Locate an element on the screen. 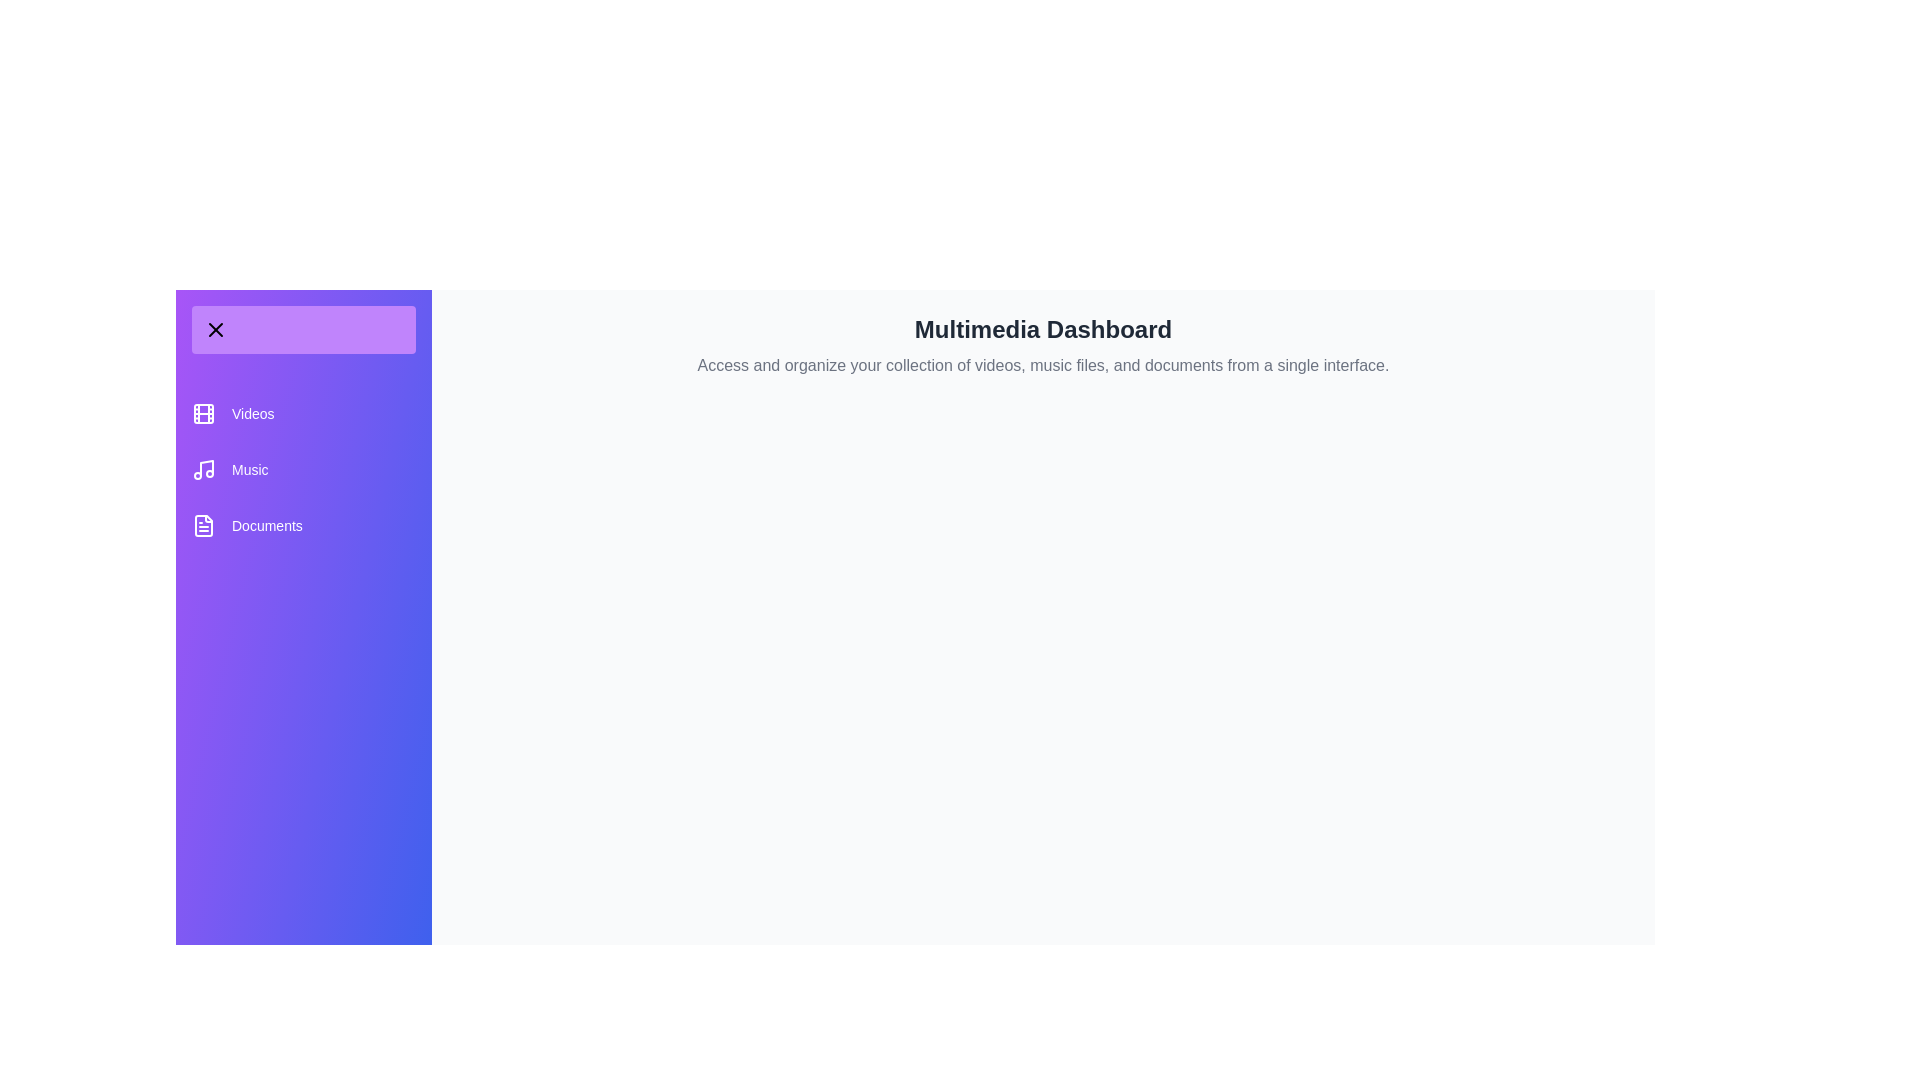 The height and width of the screenshot is (1080, 1920). drawer toggle button to toggle the drawer open or closed is located at coordinates (302, 329).